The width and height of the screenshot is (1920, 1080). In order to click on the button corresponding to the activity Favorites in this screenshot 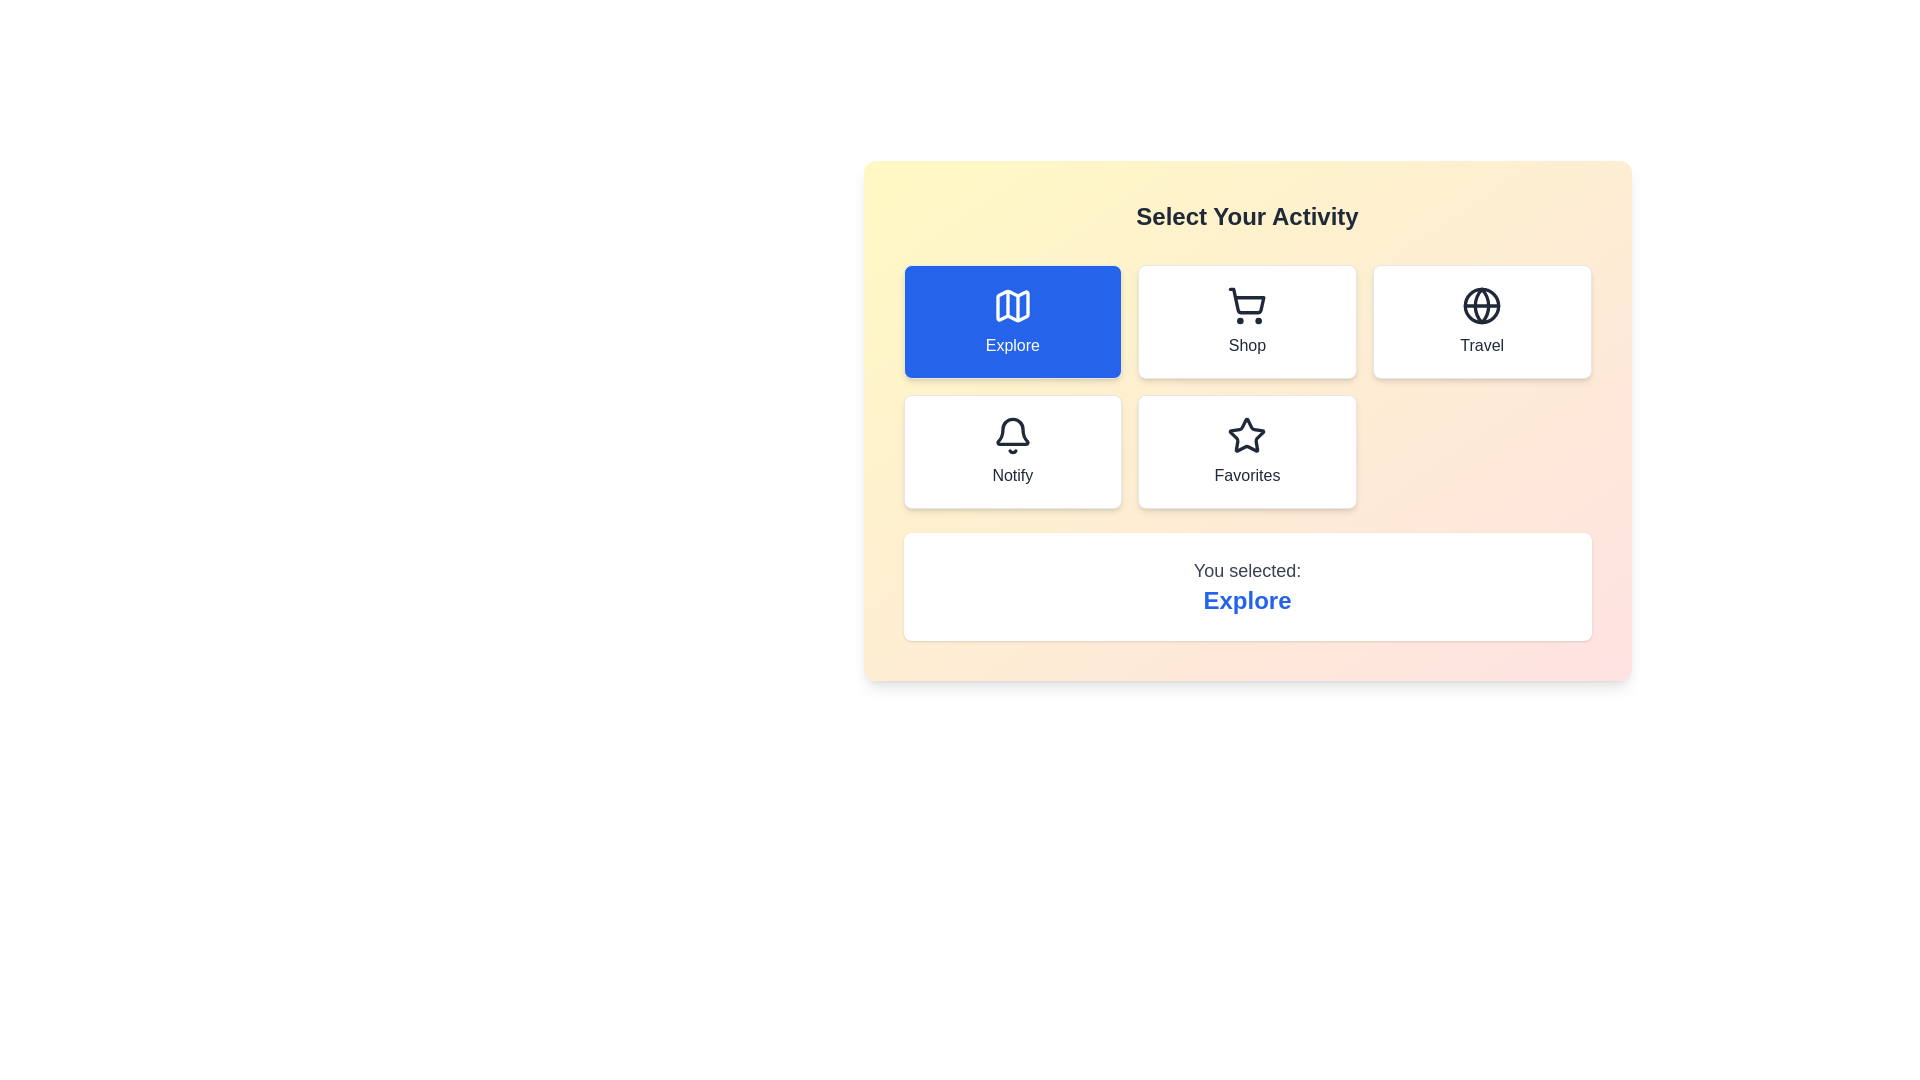, I will do `click(1246, 451)`.